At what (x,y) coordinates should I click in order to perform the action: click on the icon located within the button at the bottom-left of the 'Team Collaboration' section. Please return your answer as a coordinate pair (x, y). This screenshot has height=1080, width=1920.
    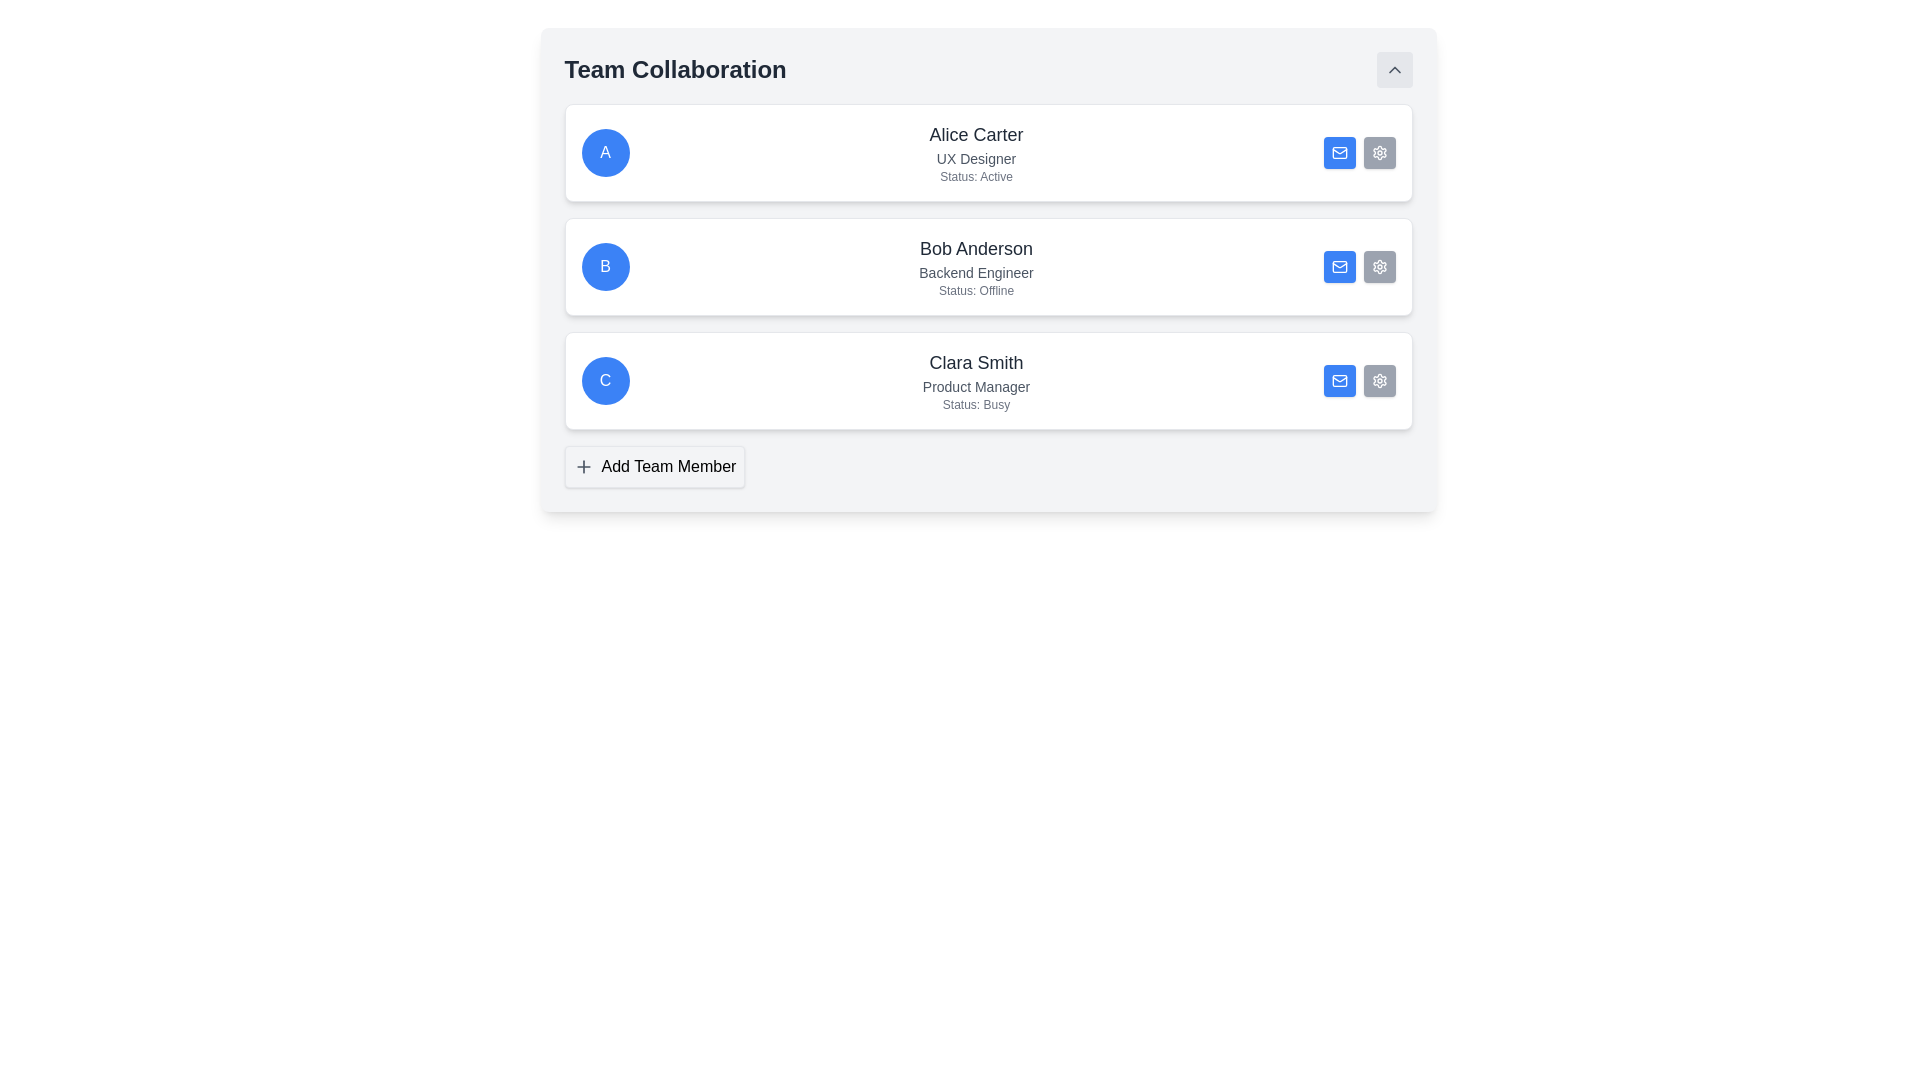
    Looking at the image, I should click on (582, 466).